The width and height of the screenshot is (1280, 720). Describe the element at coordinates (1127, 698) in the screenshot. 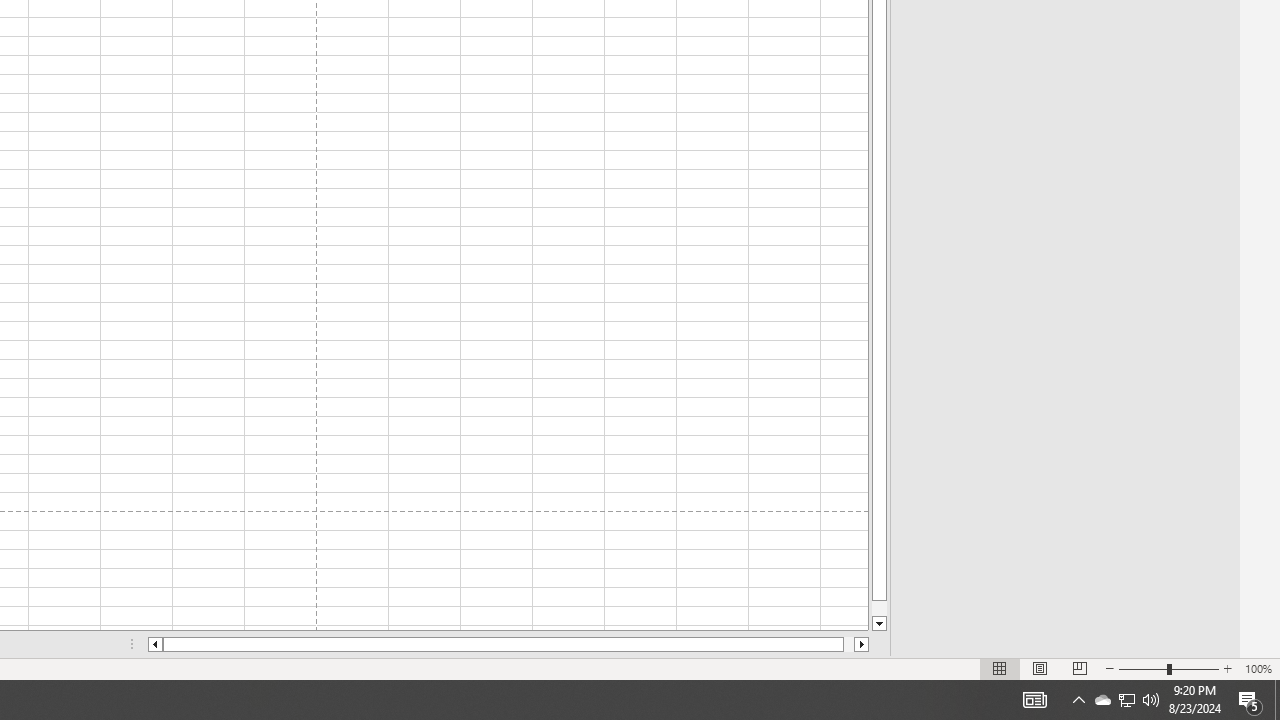

I see `'User Promoted Notification Area'` at that location.